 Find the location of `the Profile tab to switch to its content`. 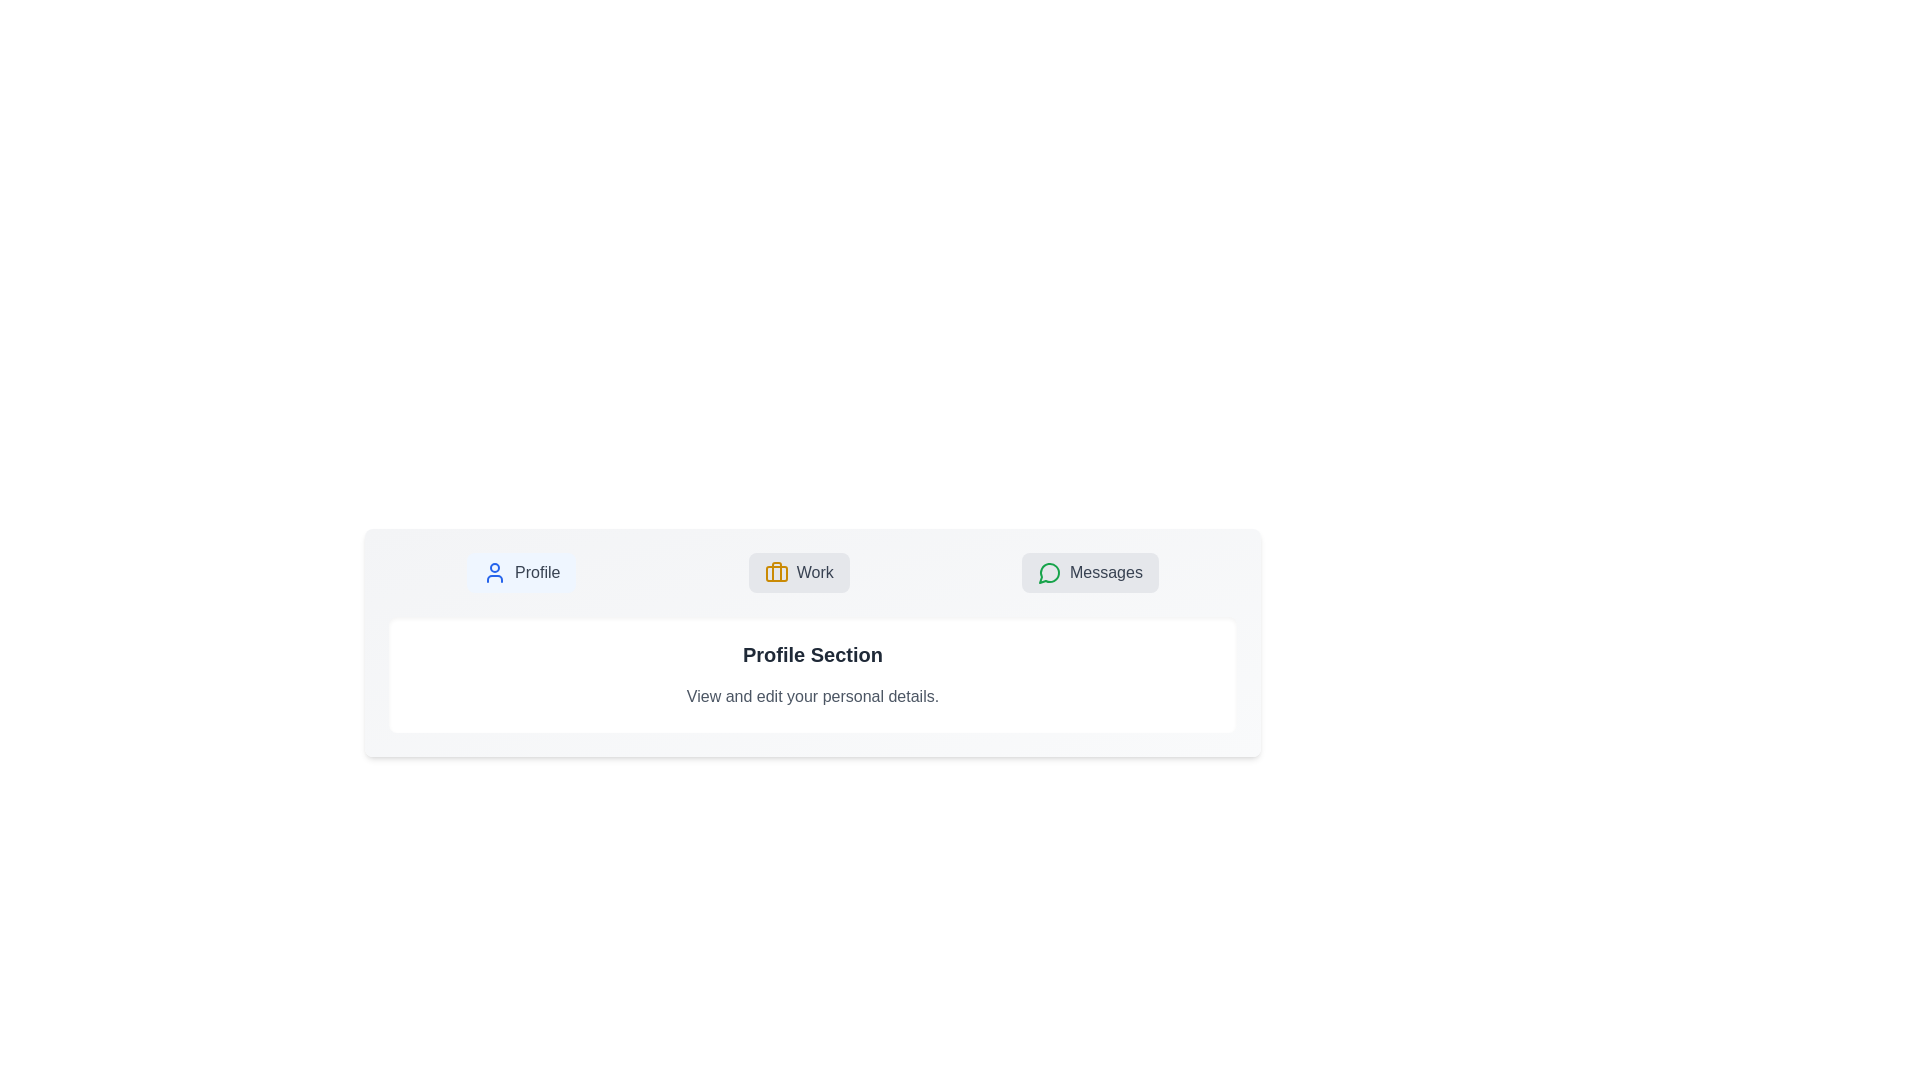

the Profile tab to switch to its content is located at coordinates (521, 573).